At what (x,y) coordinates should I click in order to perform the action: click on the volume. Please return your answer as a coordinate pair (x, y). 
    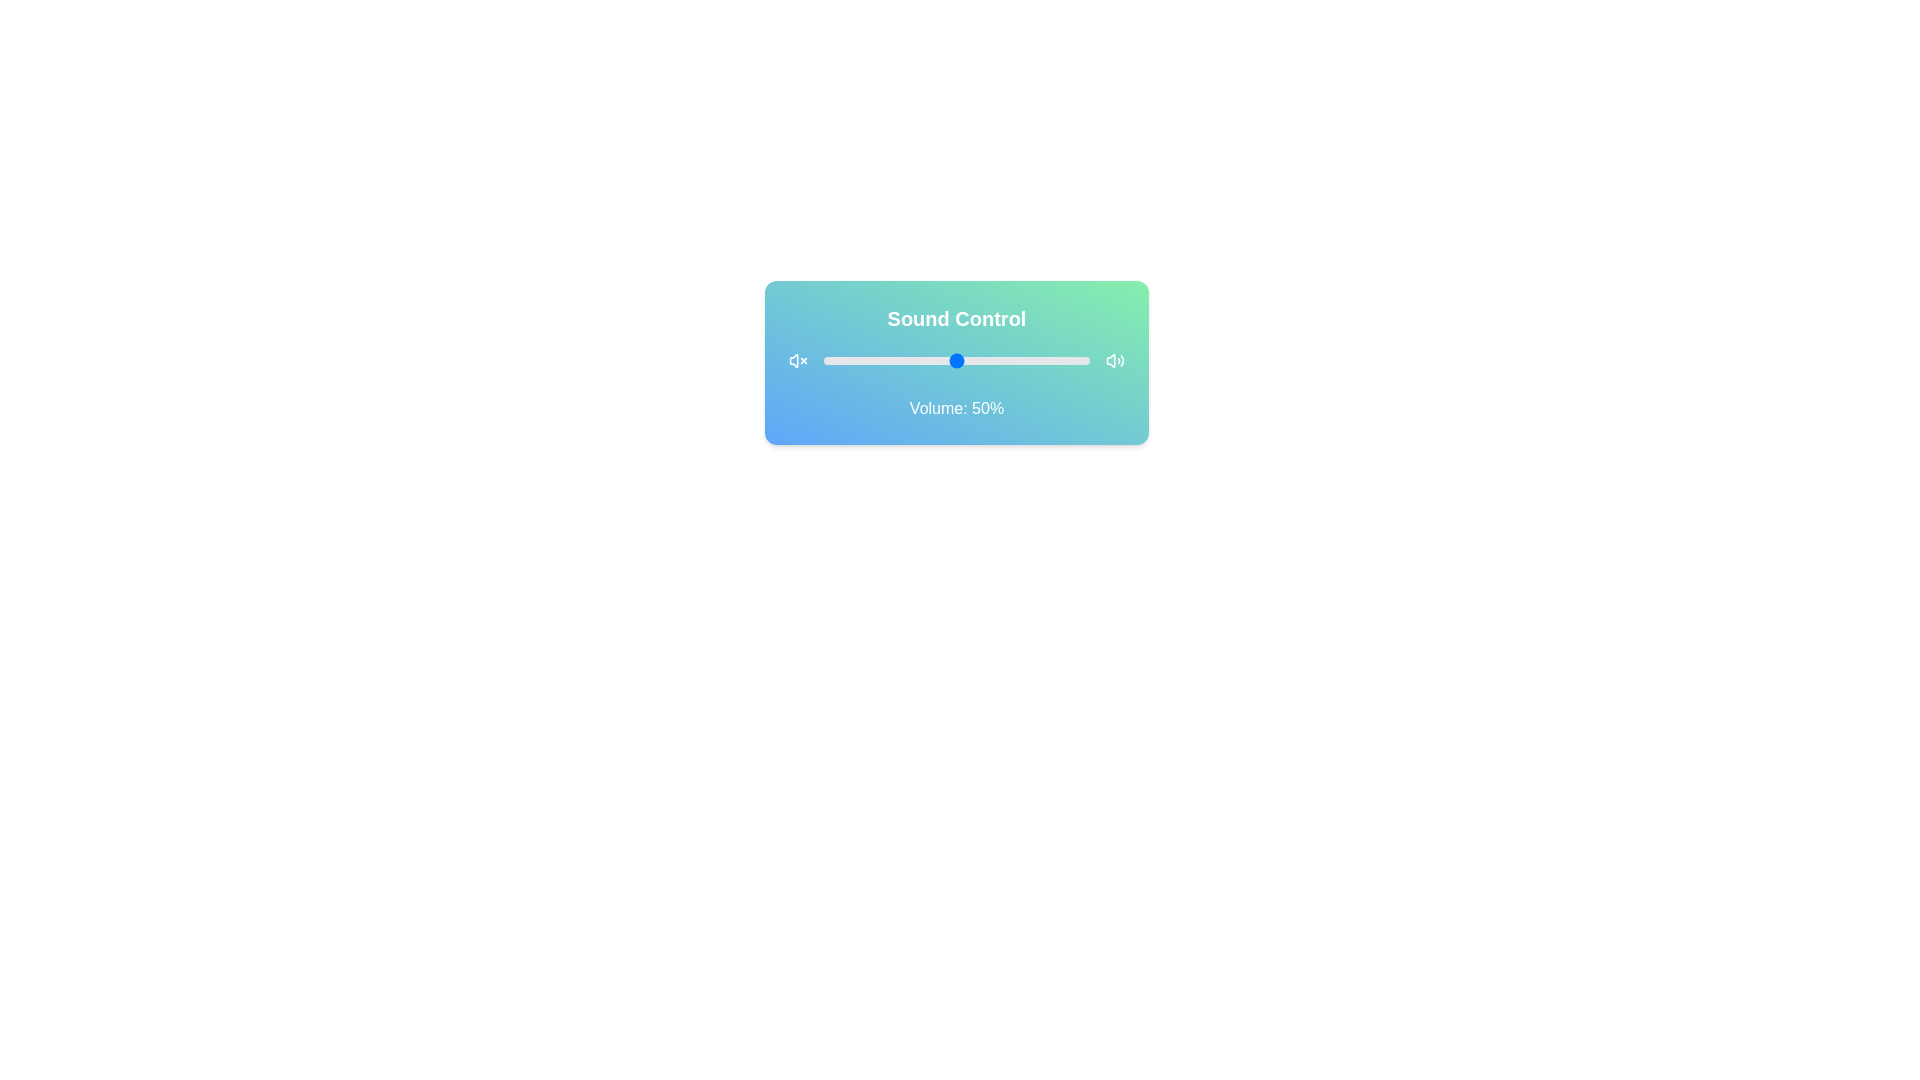
    Looking at the image, I should click on (1004, 361).